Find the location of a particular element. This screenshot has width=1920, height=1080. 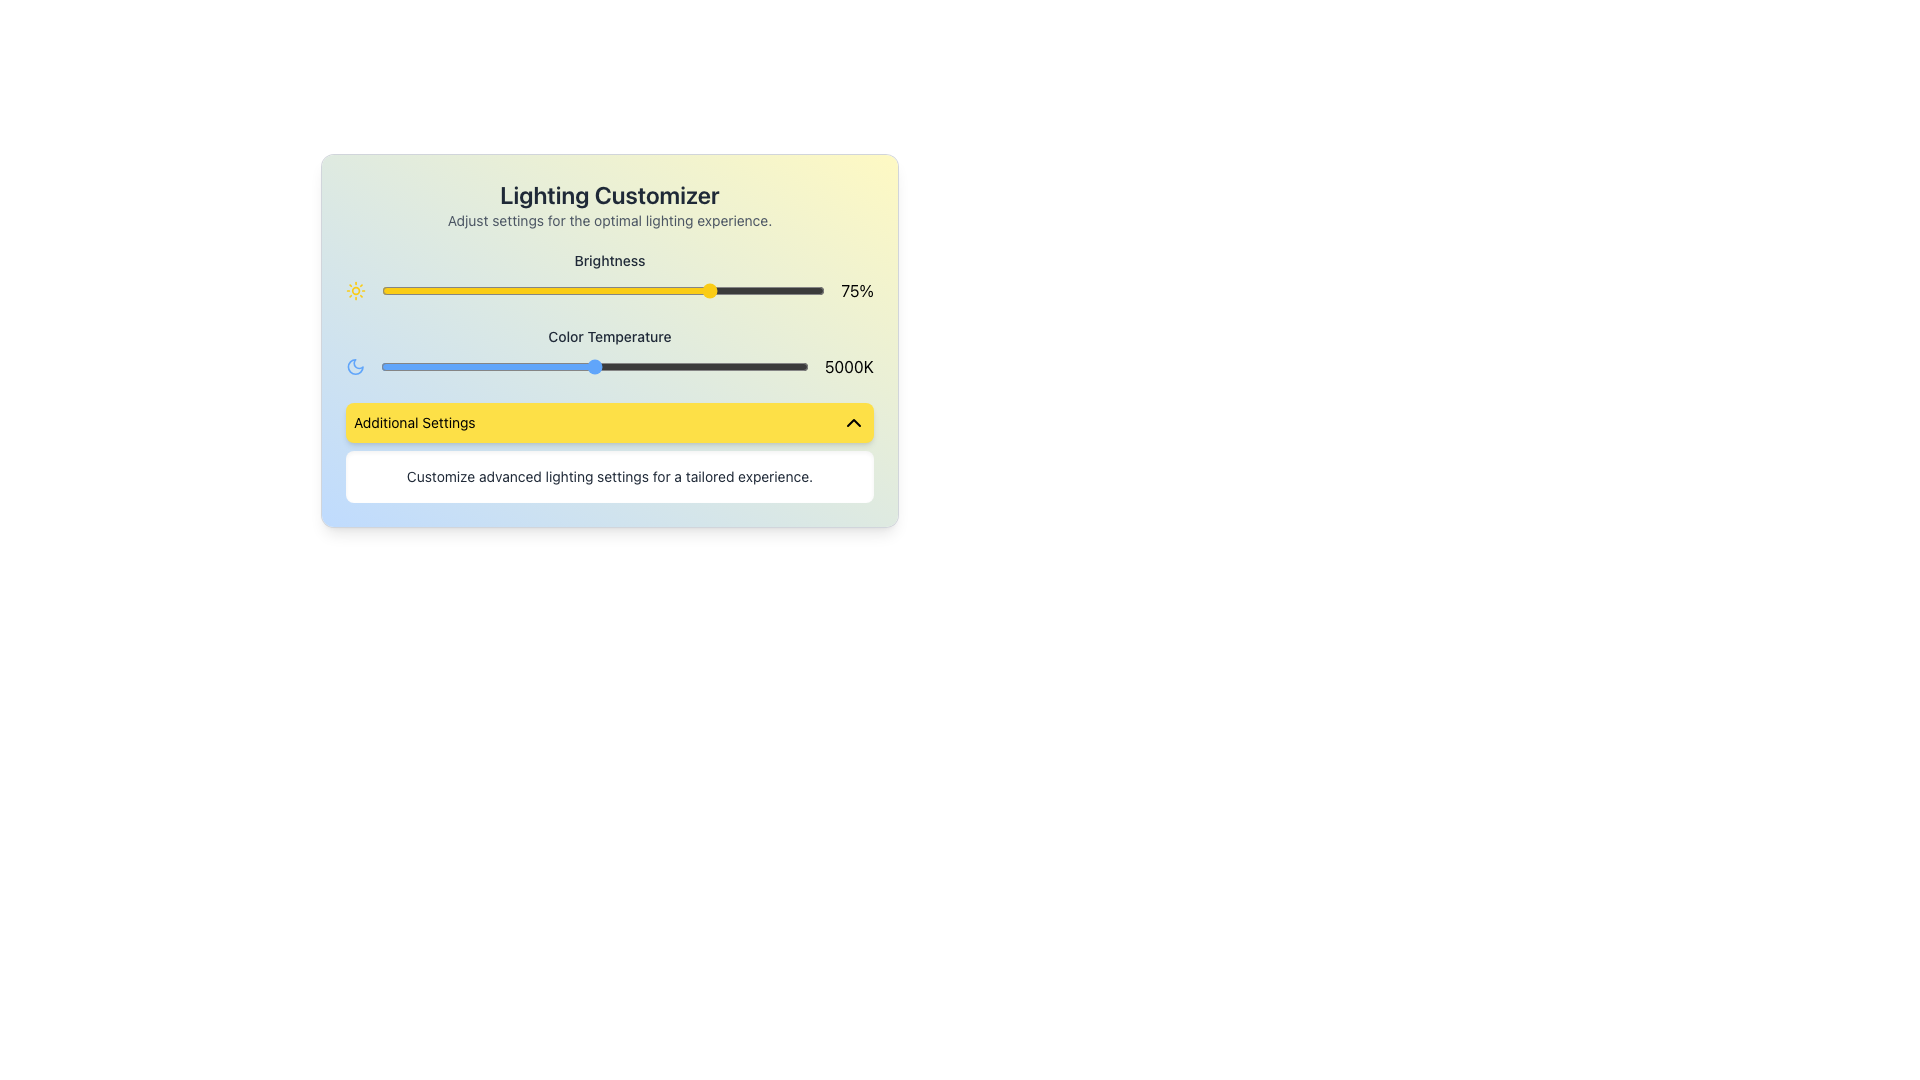

brightness is located at coordinates (465, 290).